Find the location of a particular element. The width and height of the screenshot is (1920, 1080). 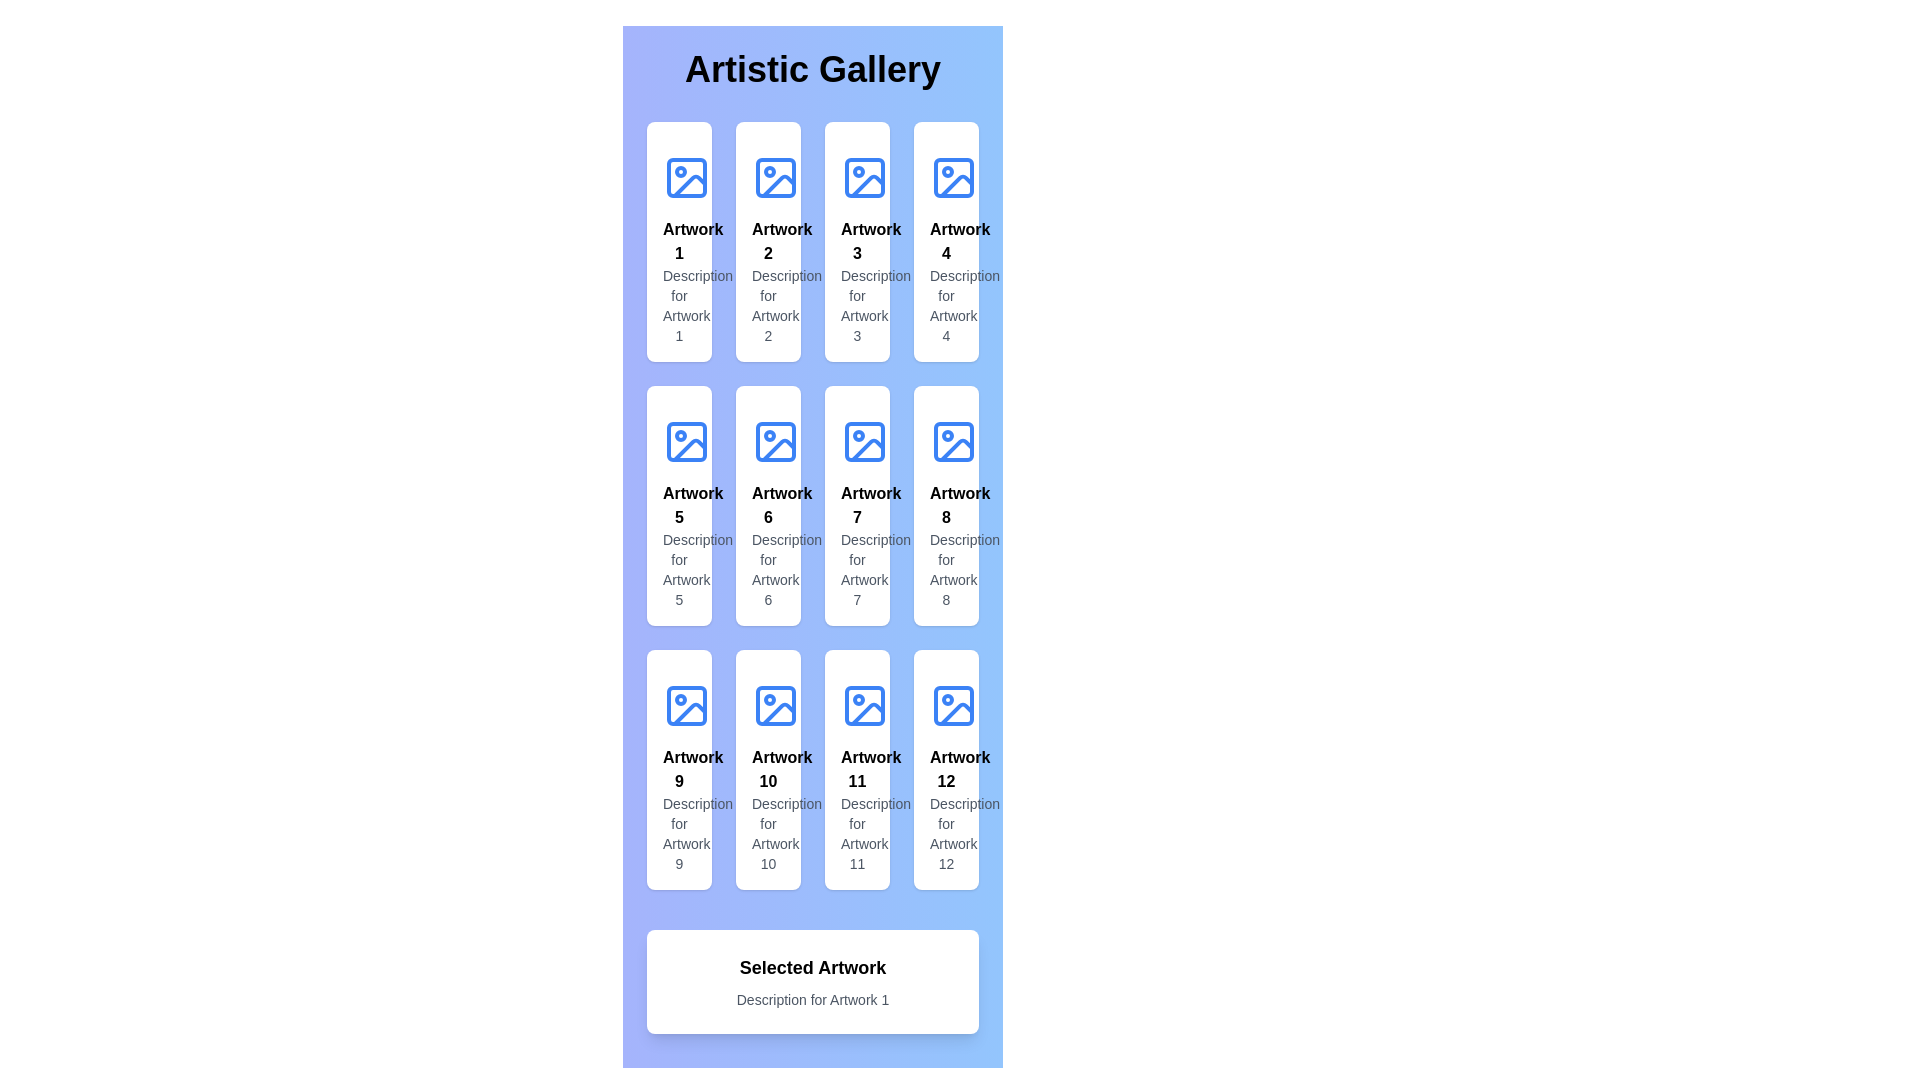

the text label displaying 'Artwork 7', which is the title of the card in the second row and third column of a 4-by-3 grid layout is located at coordinates (857, 504).